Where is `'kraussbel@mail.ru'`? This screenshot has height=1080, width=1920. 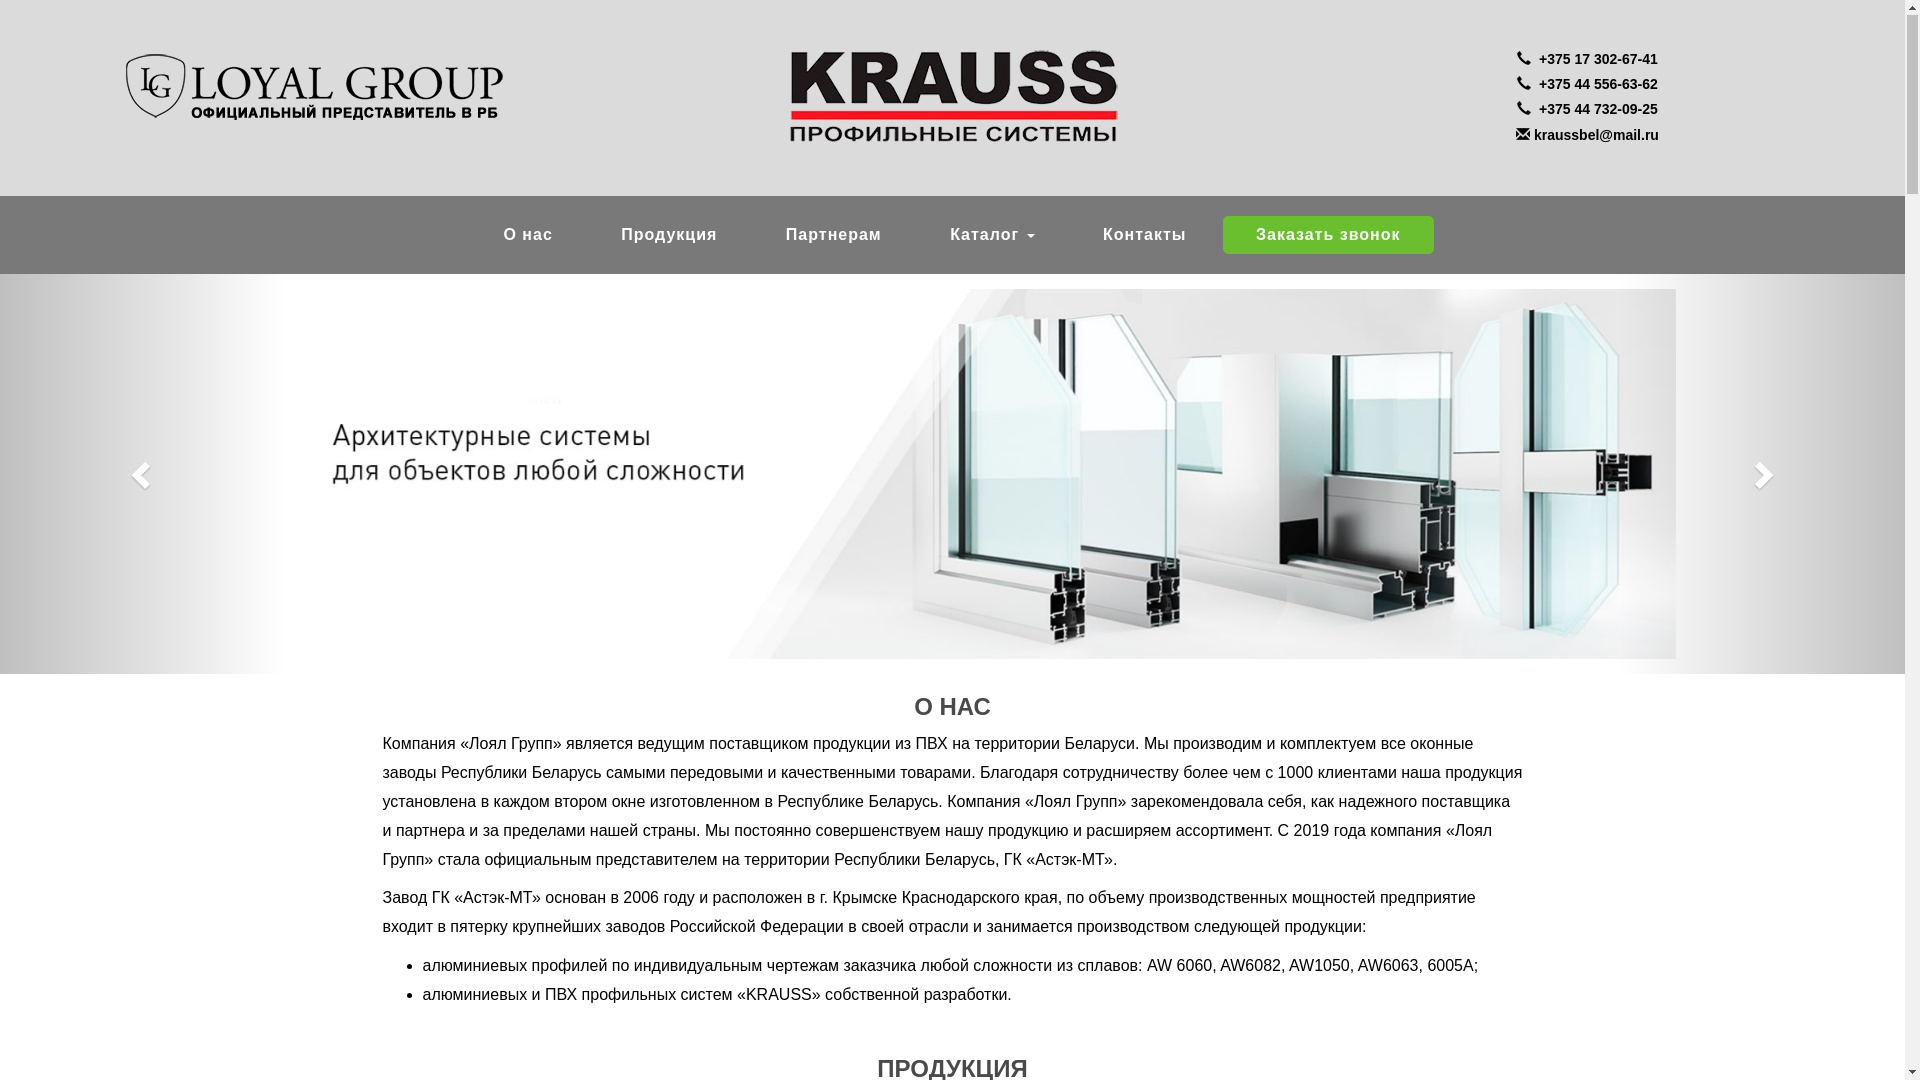
'kraussbel@mail.ru' is located at coordinates (1586, 135).